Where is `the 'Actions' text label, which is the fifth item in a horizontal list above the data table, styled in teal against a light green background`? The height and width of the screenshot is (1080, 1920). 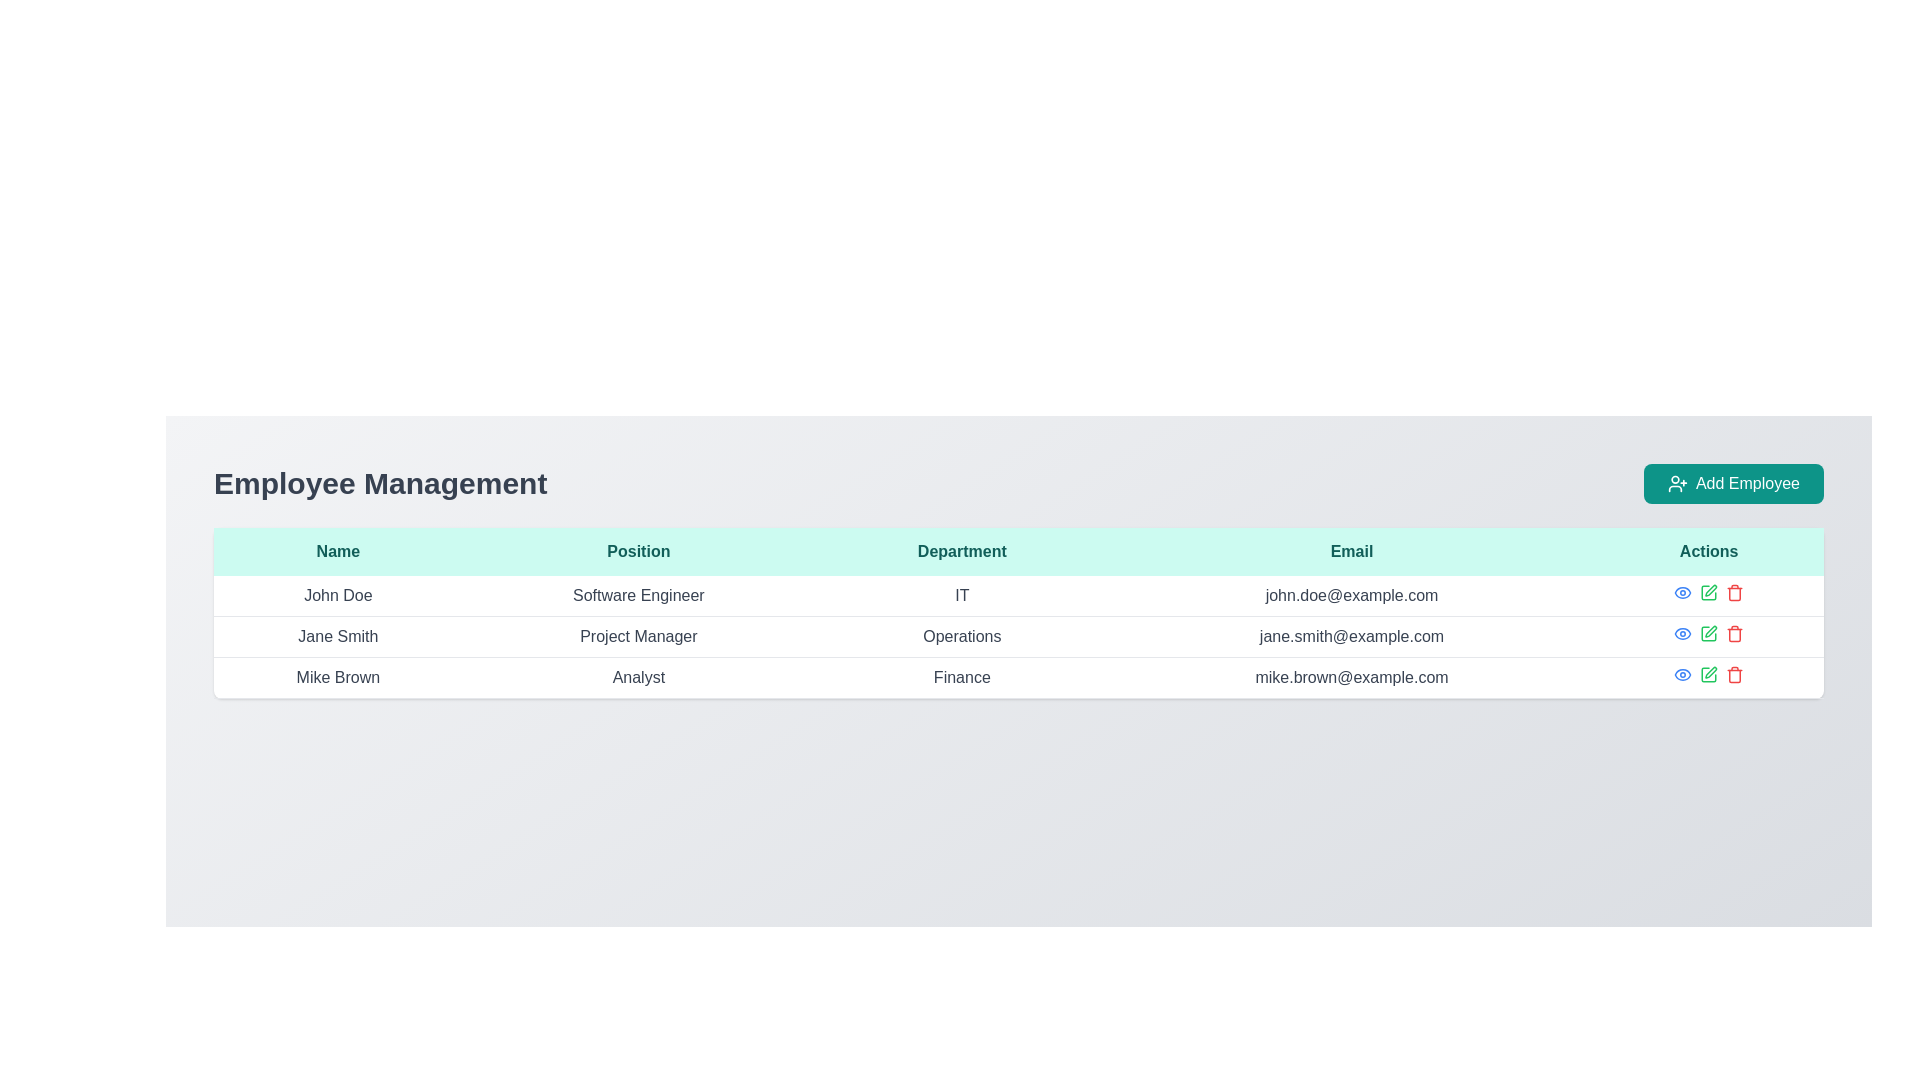 the 'Actions' text label, which is the fifth item in a horizontal list above the data table, styled in teal against a light green background is located at coordinates (1708, 551).